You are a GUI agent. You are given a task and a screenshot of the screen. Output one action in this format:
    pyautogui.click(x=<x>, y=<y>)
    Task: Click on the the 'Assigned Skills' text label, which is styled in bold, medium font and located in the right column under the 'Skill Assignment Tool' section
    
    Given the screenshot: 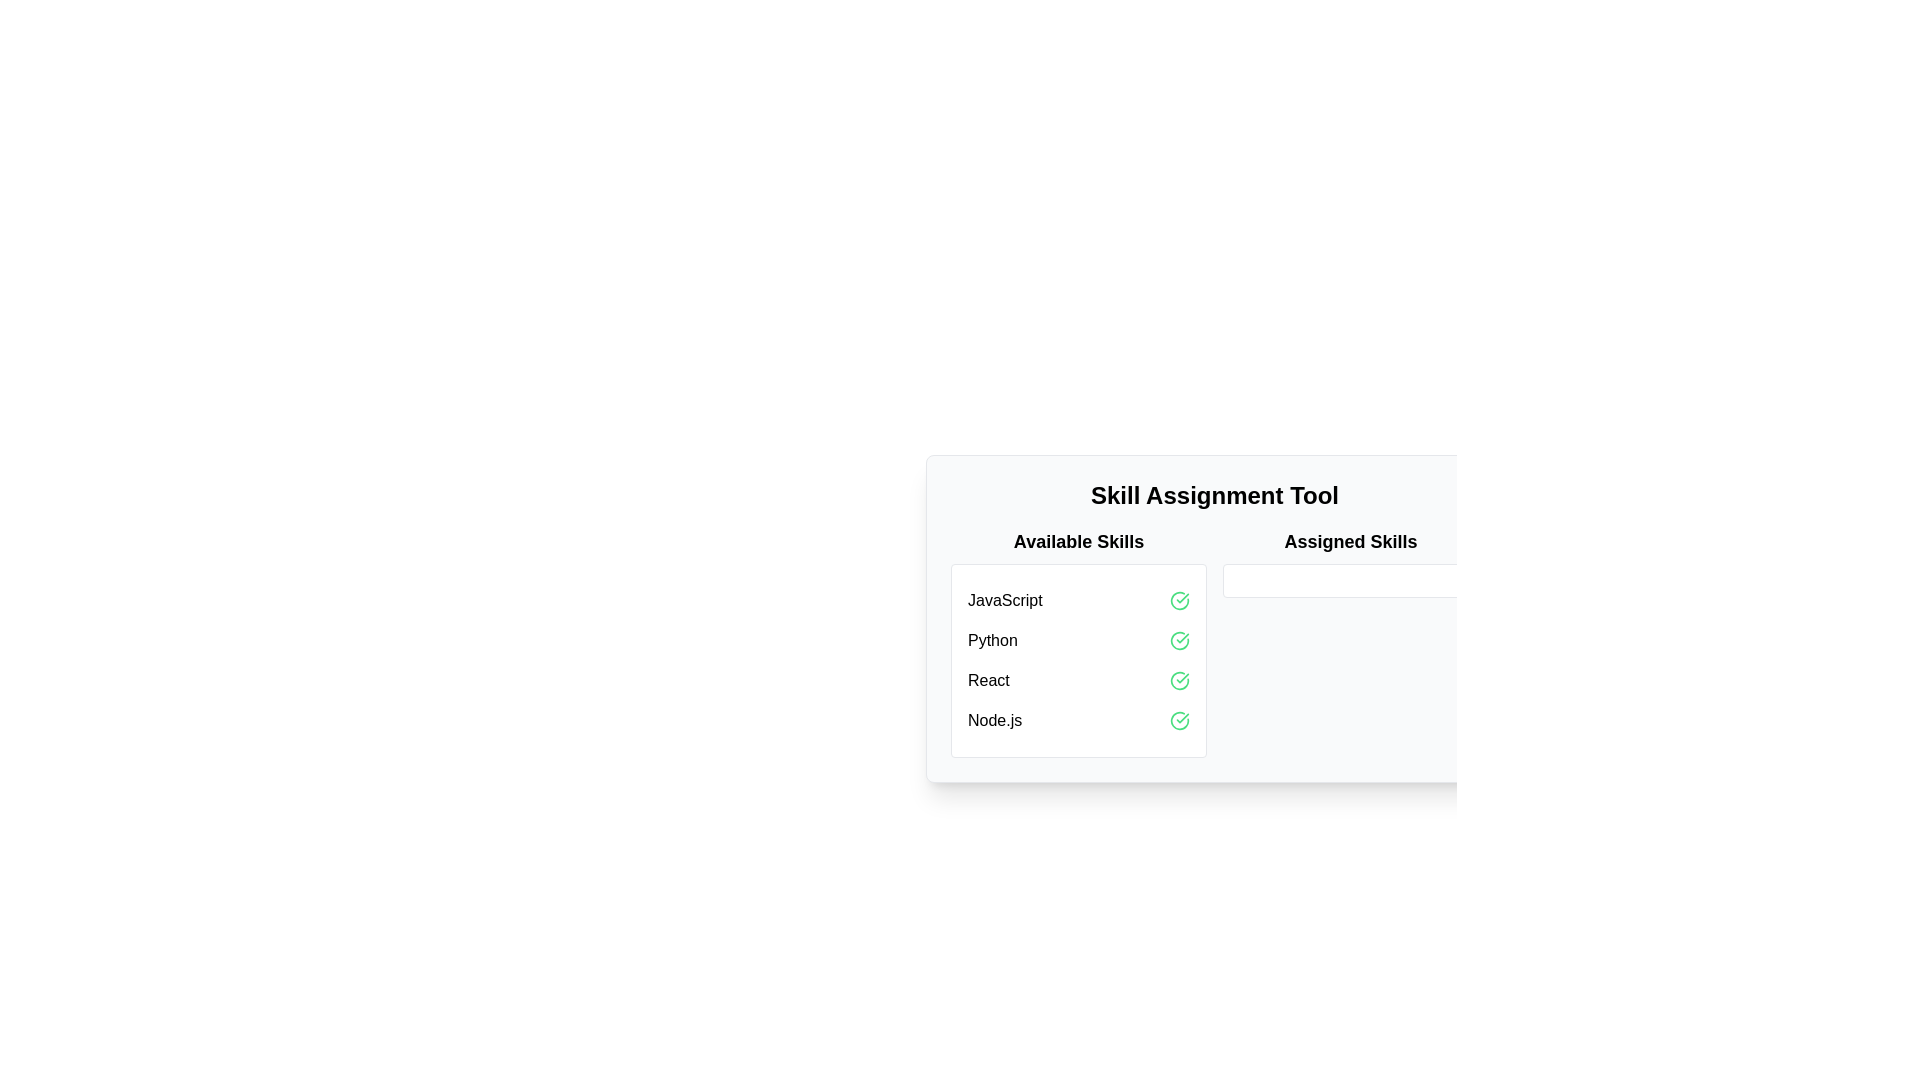 What is the action you would take?
    pyautogui.click(x=1350, y=542)
    